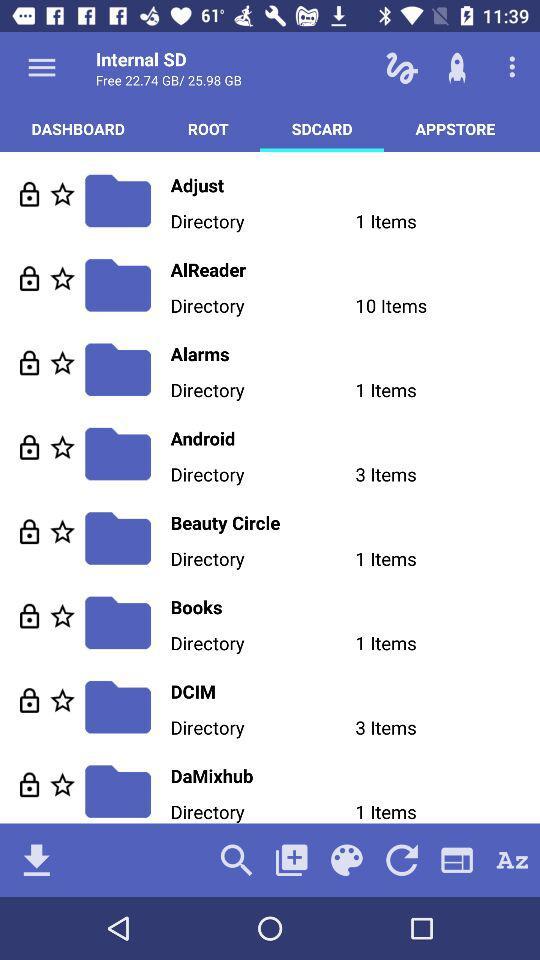  What do you see at coordinates (457, 859) in the screenshot?
I see `the icon below the 1 items item` at bounding box center [457, 859].